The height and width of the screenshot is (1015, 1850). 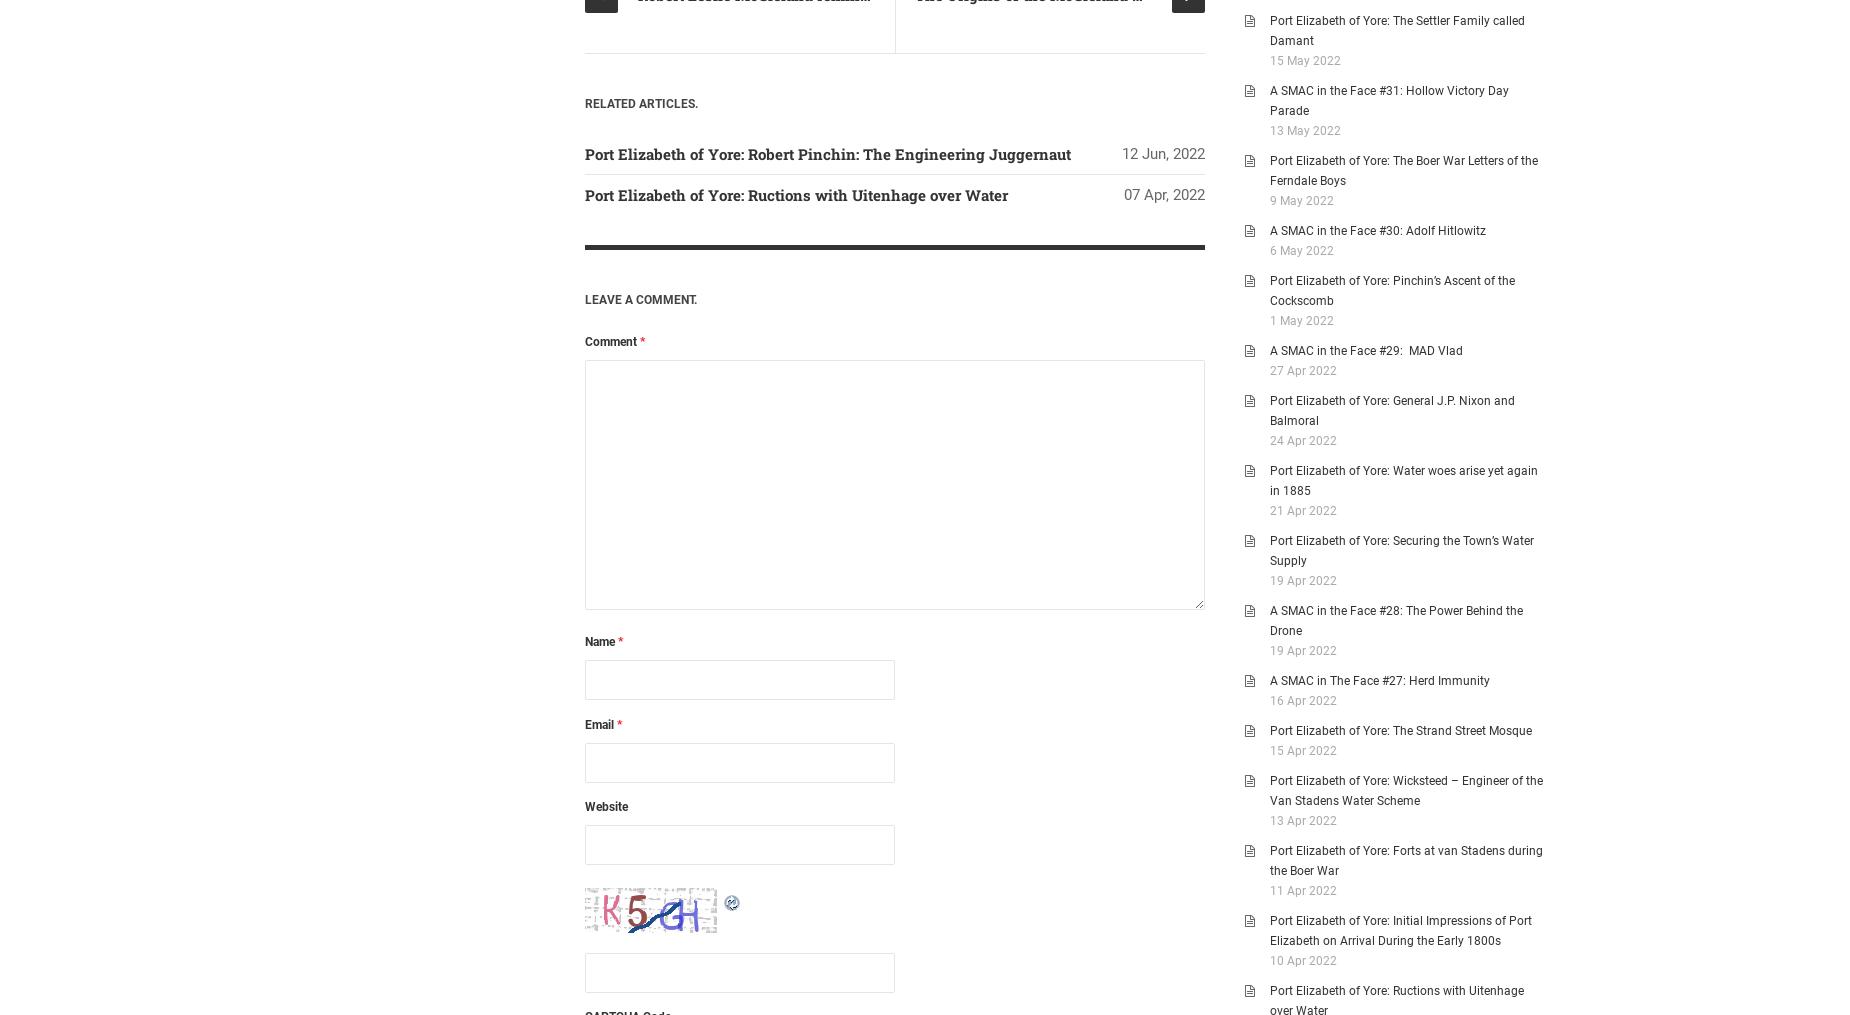 What do you see at coordinates (1162, 152) in the screenshot?
I see `'12 Jun, 2022'` at bounding box center [1162, 152].